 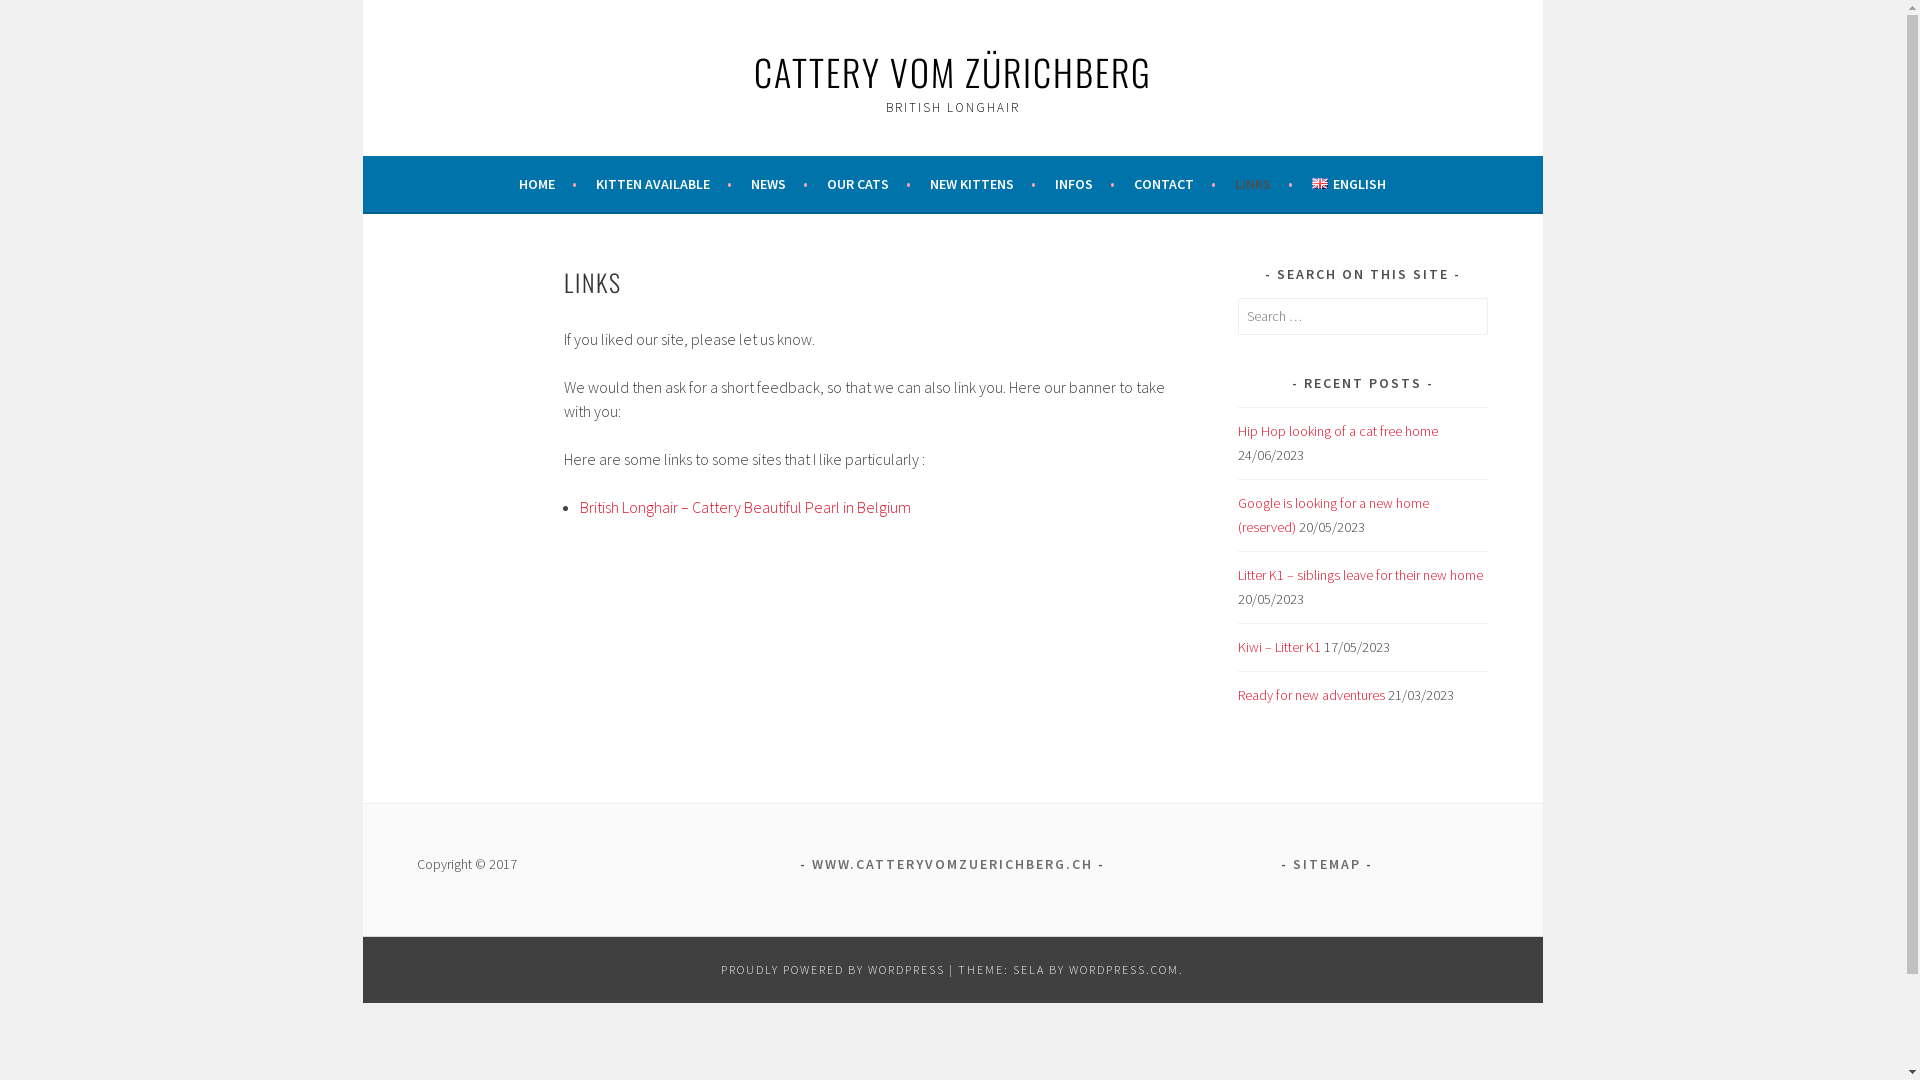 What do you see at coordinates (951, 863) in the screenshot?
I see `'WWW.CATTERYVOMZUERICHBERG.CH'` at bounding box center [951, 863].